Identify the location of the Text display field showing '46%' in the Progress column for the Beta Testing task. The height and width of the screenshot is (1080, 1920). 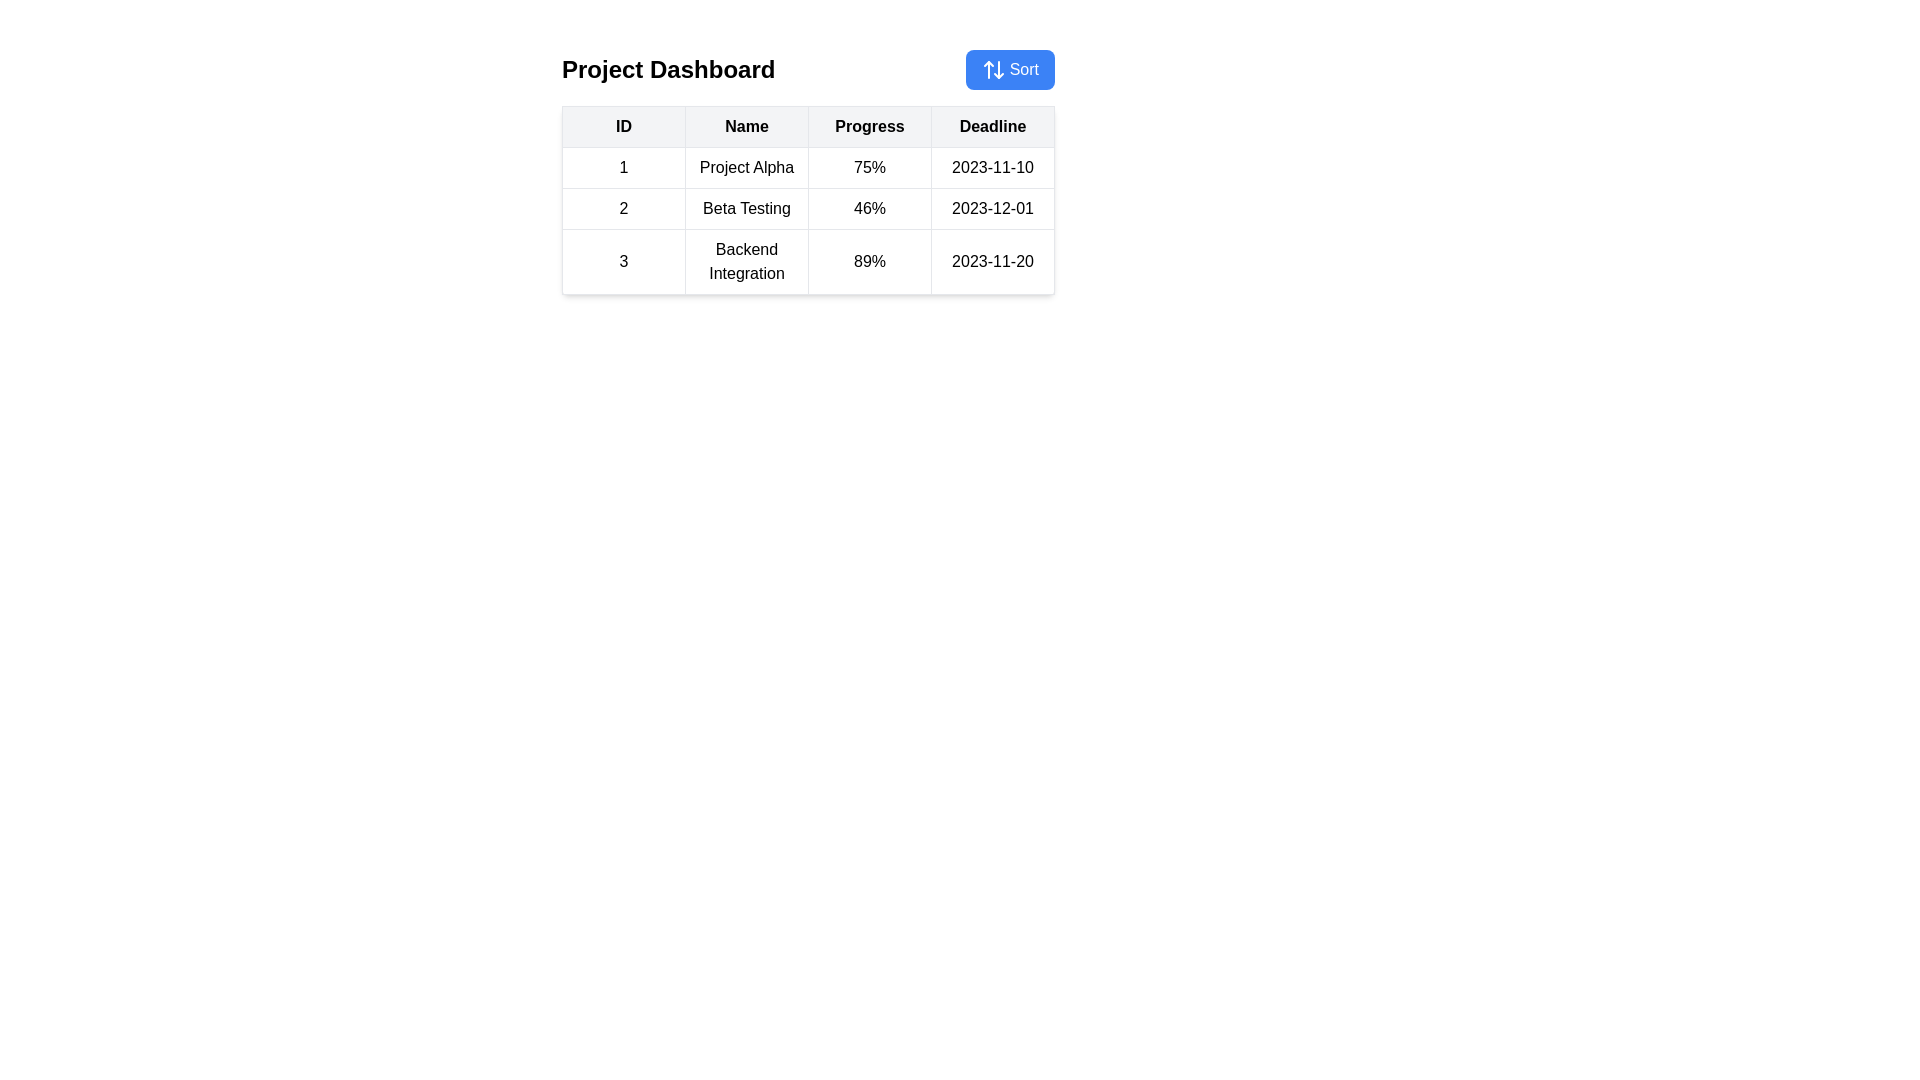
(869, 208).